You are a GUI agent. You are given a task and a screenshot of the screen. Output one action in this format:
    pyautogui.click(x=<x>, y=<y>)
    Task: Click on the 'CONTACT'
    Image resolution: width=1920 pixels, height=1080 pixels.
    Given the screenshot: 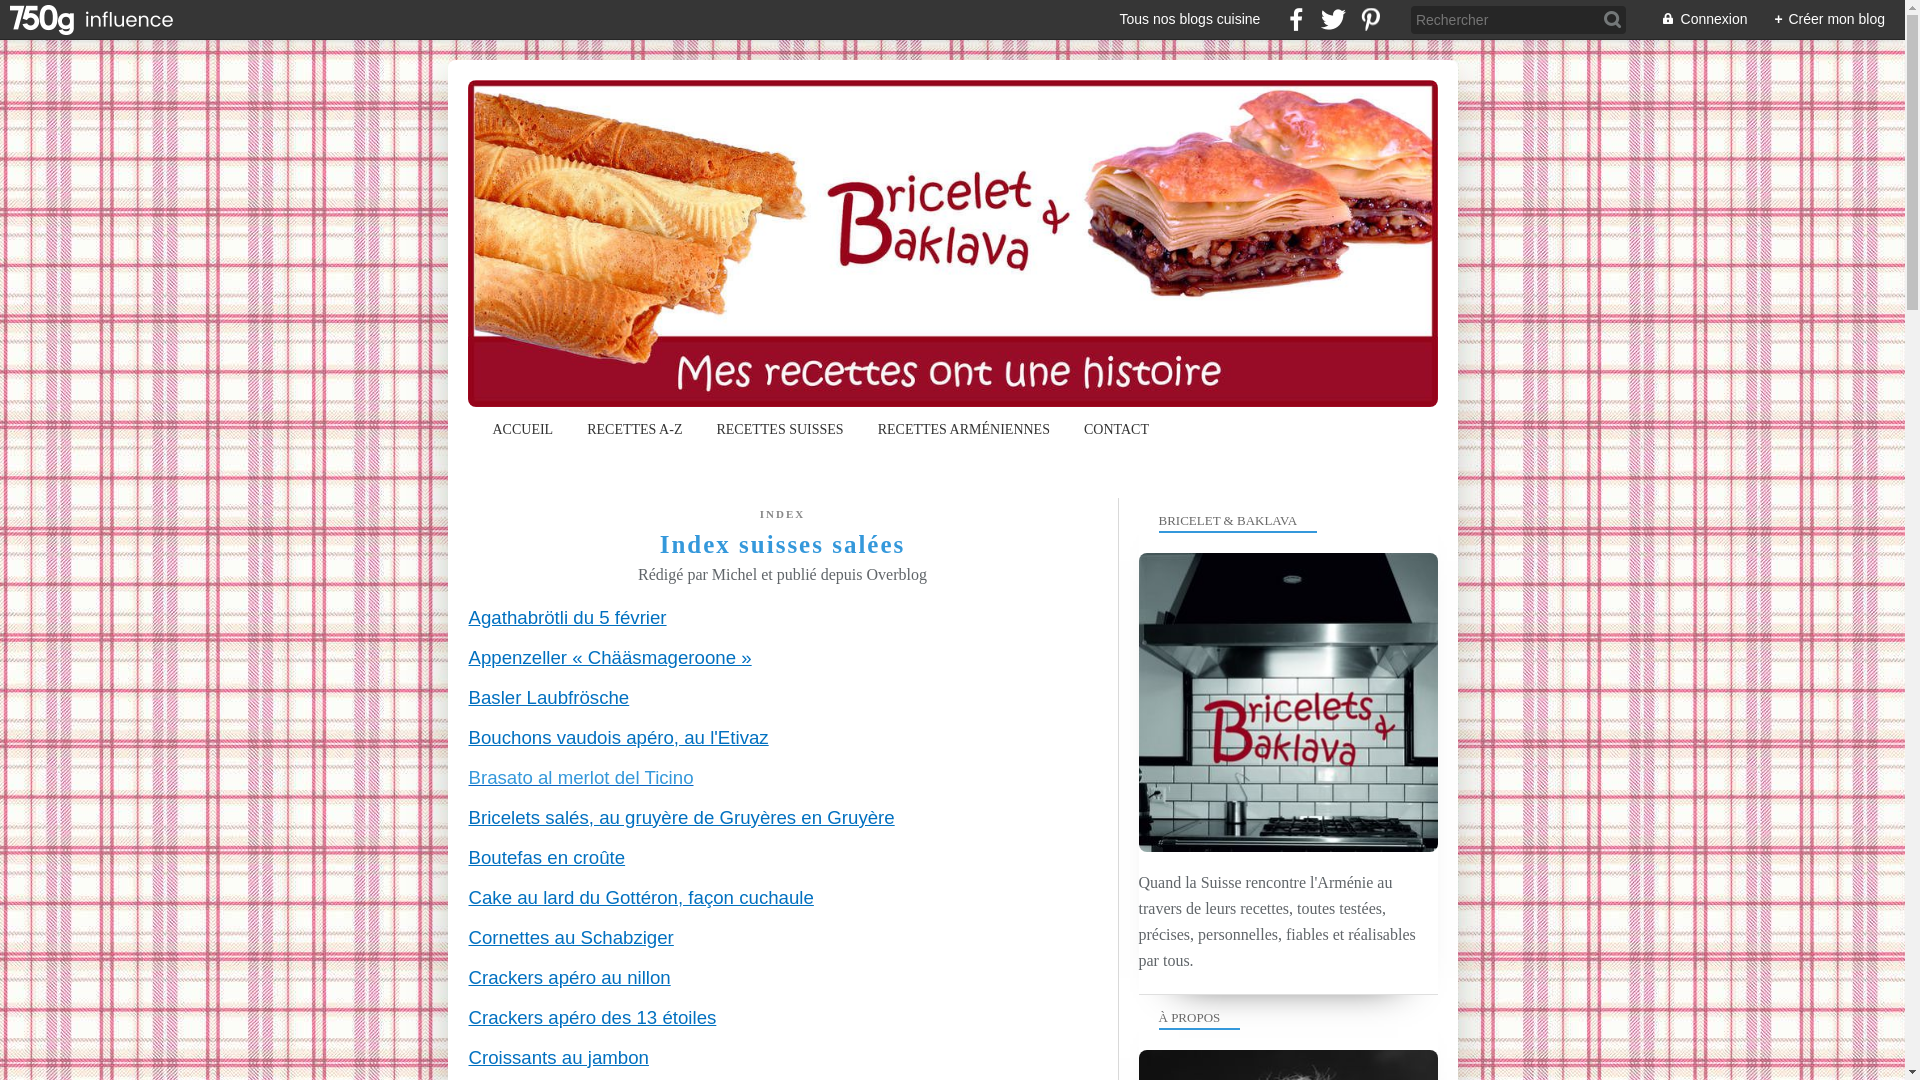 What is the action you would take?
    pyautogui.click(x=1115, y=428)
    